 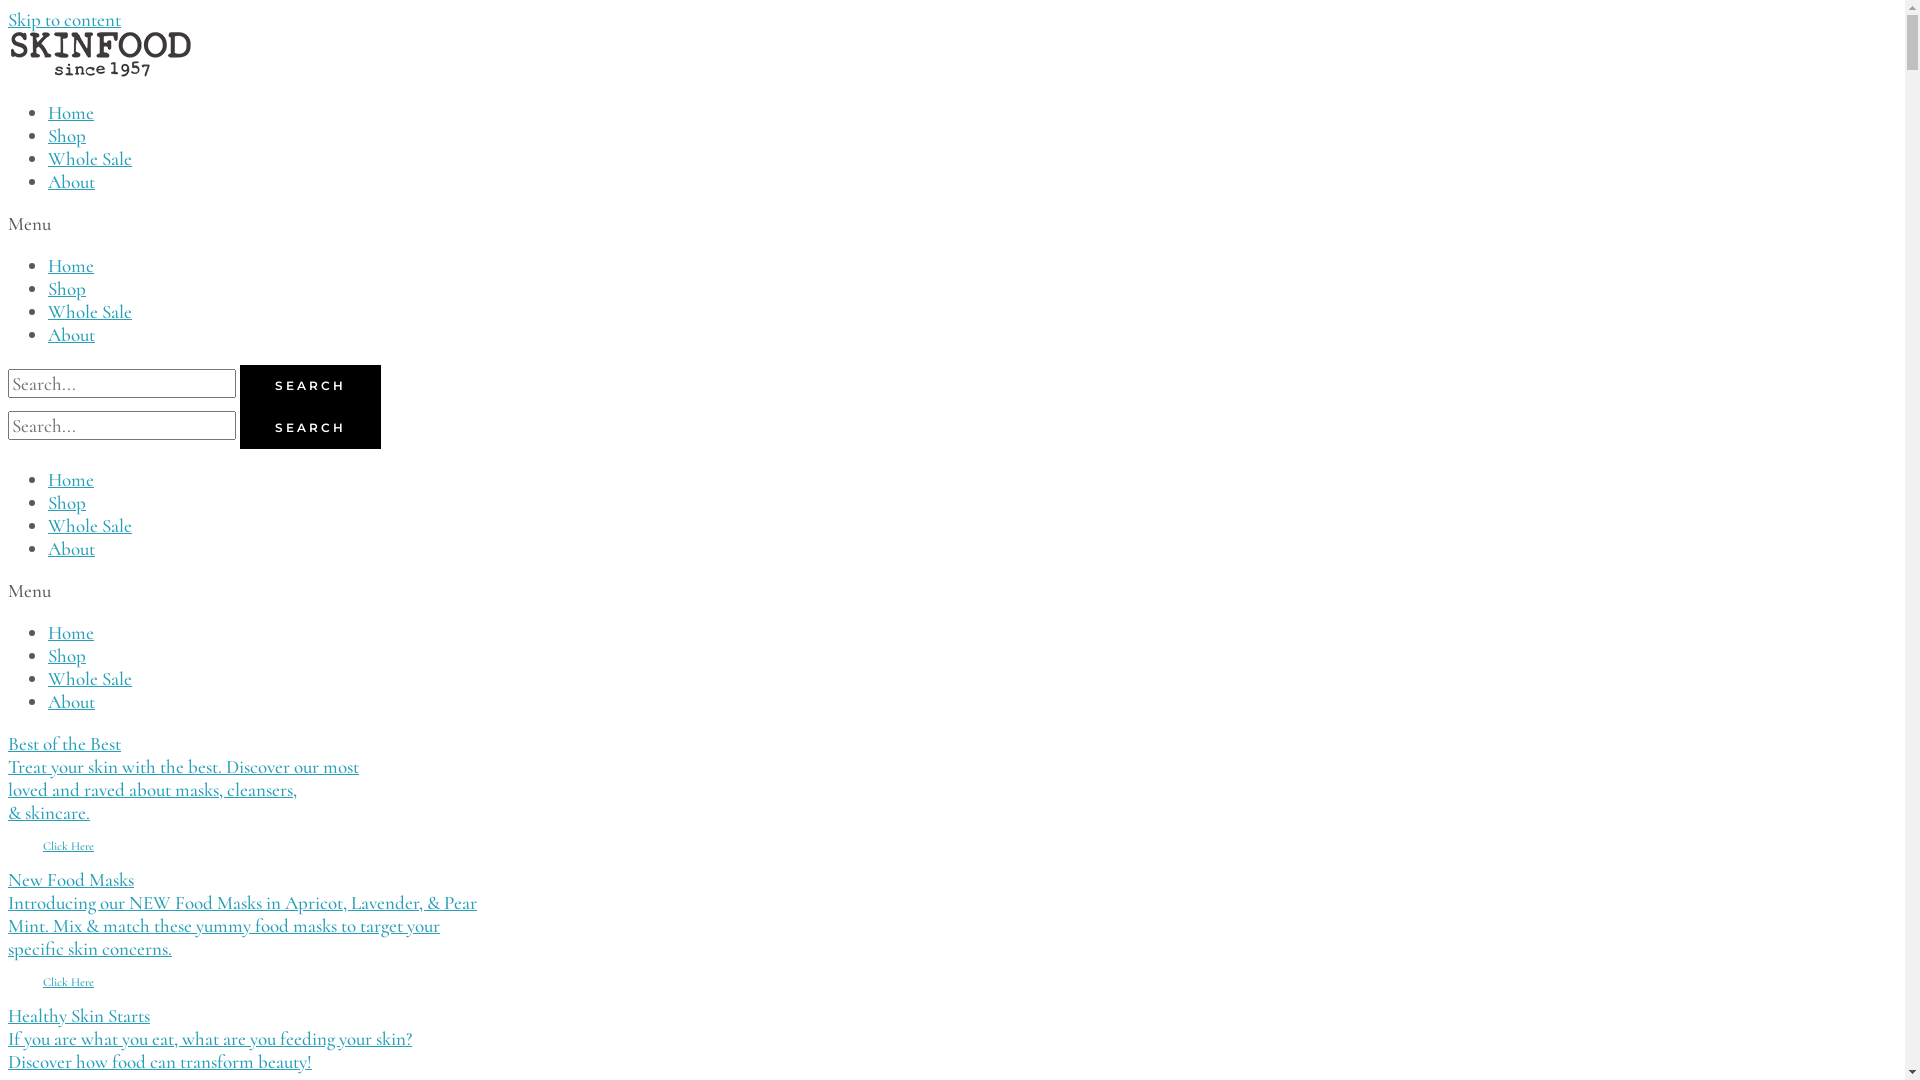 What do you see at coordinates (48, 157) in the screenshot?
I see `'Whole Sale'` at bounding box center [48, 157].